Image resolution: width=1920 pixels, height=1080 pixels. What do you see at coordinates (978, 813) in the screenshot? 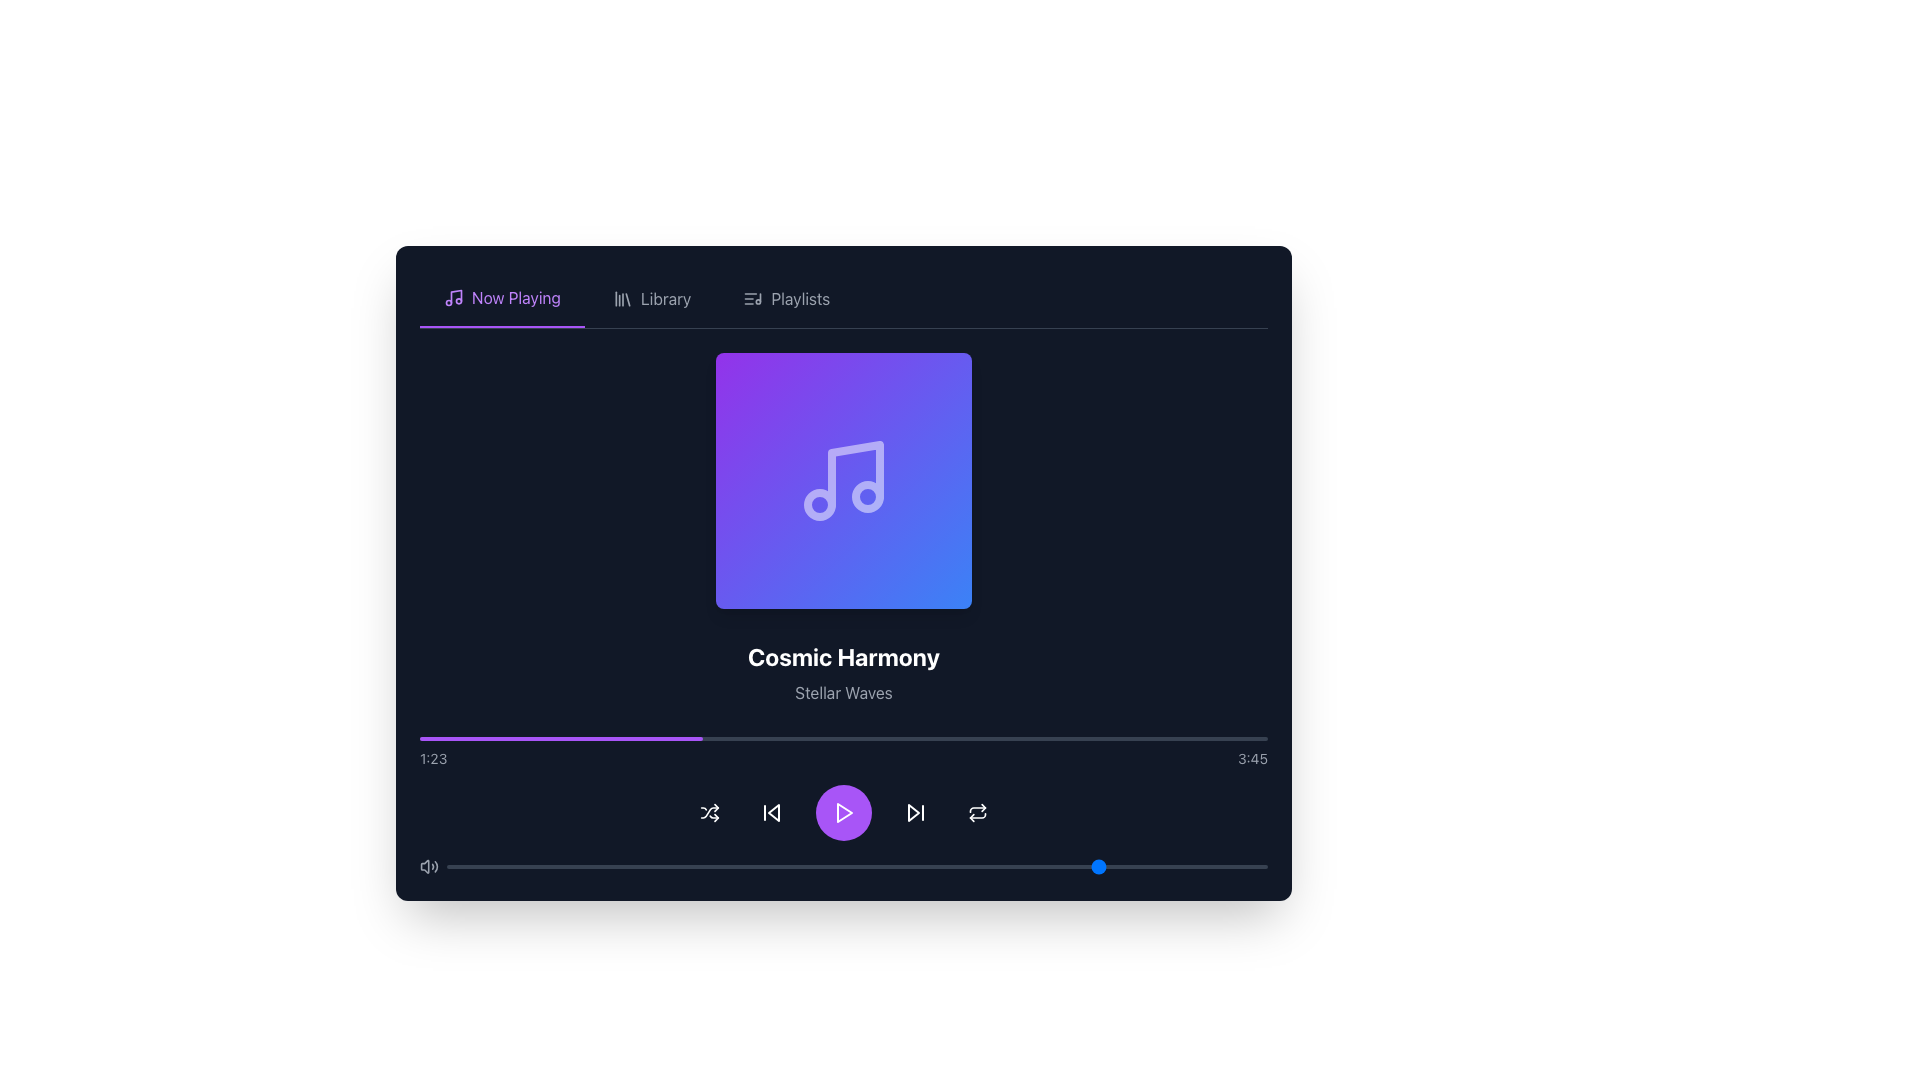
I see `the repeat button with a loop icon located in the footer section of the music player interface` at bounding box center [978, 813].